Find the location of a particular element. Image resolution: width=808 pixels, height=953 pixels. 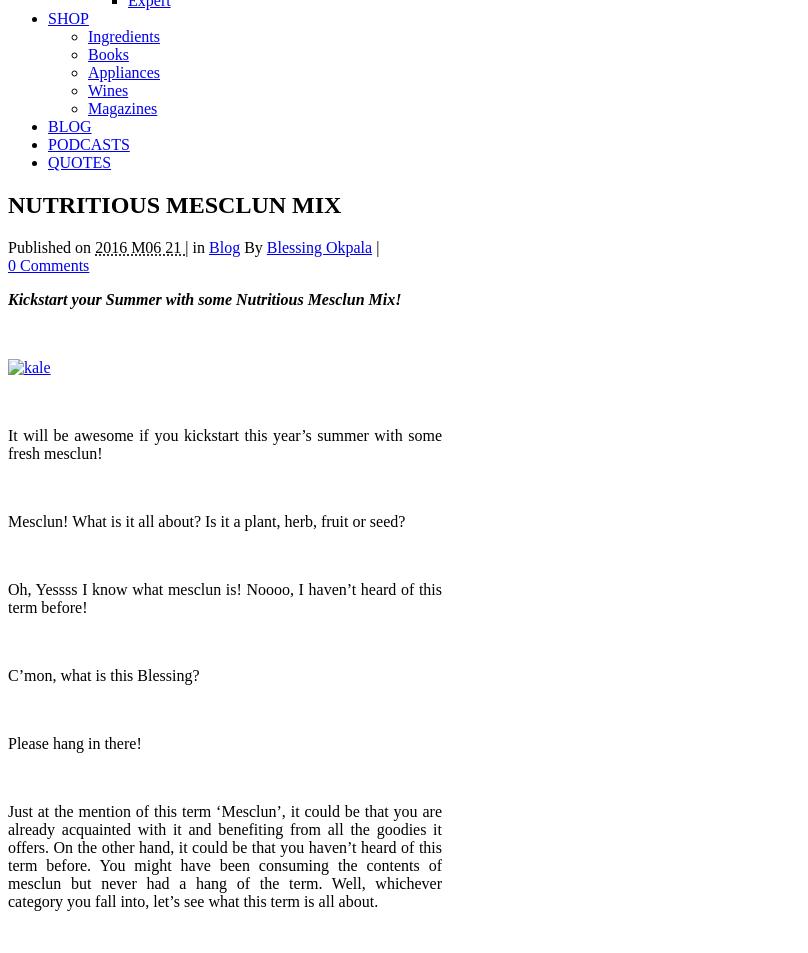

'PODCASTS' is located at coordinates (88, 143).